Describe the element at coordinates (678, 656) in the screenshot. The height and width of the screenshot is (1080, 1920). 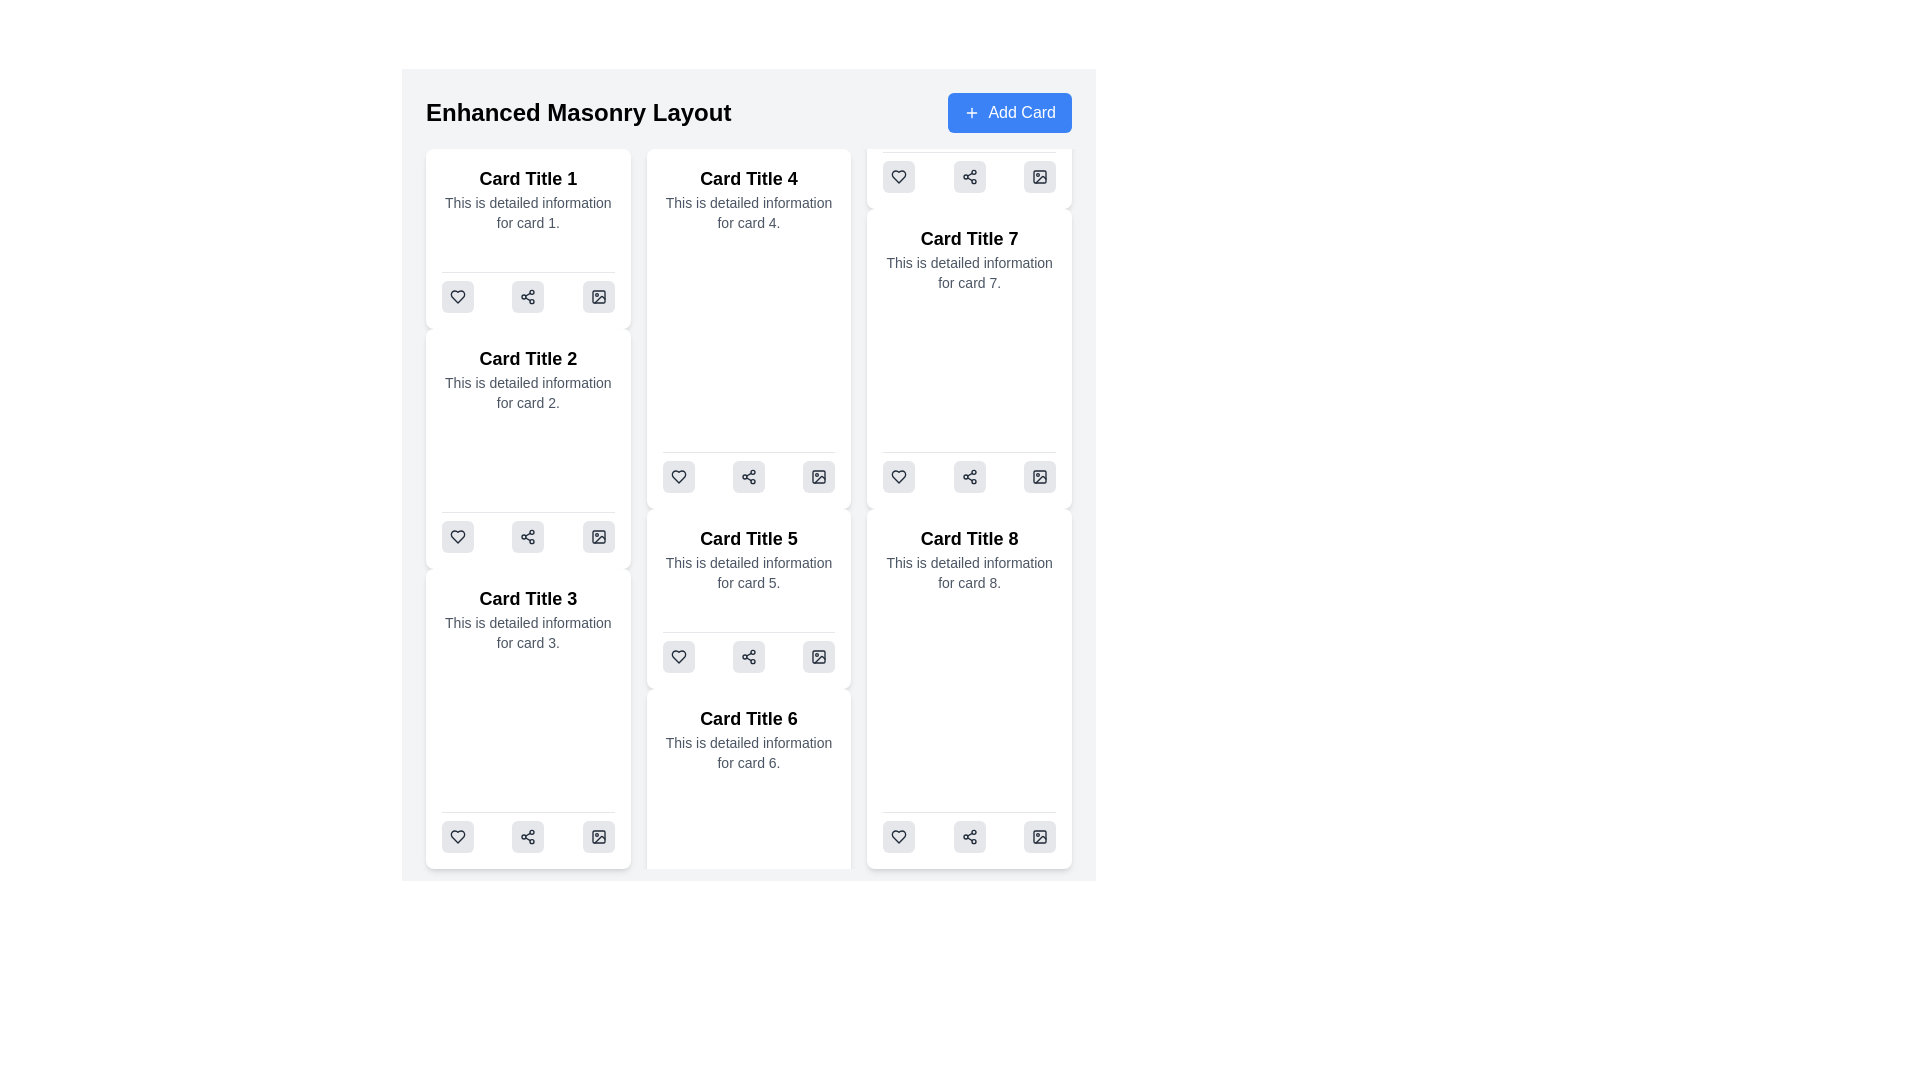
I see `the heart-shaped icon located at the bottom section of 'Card Title 6'` at that location.